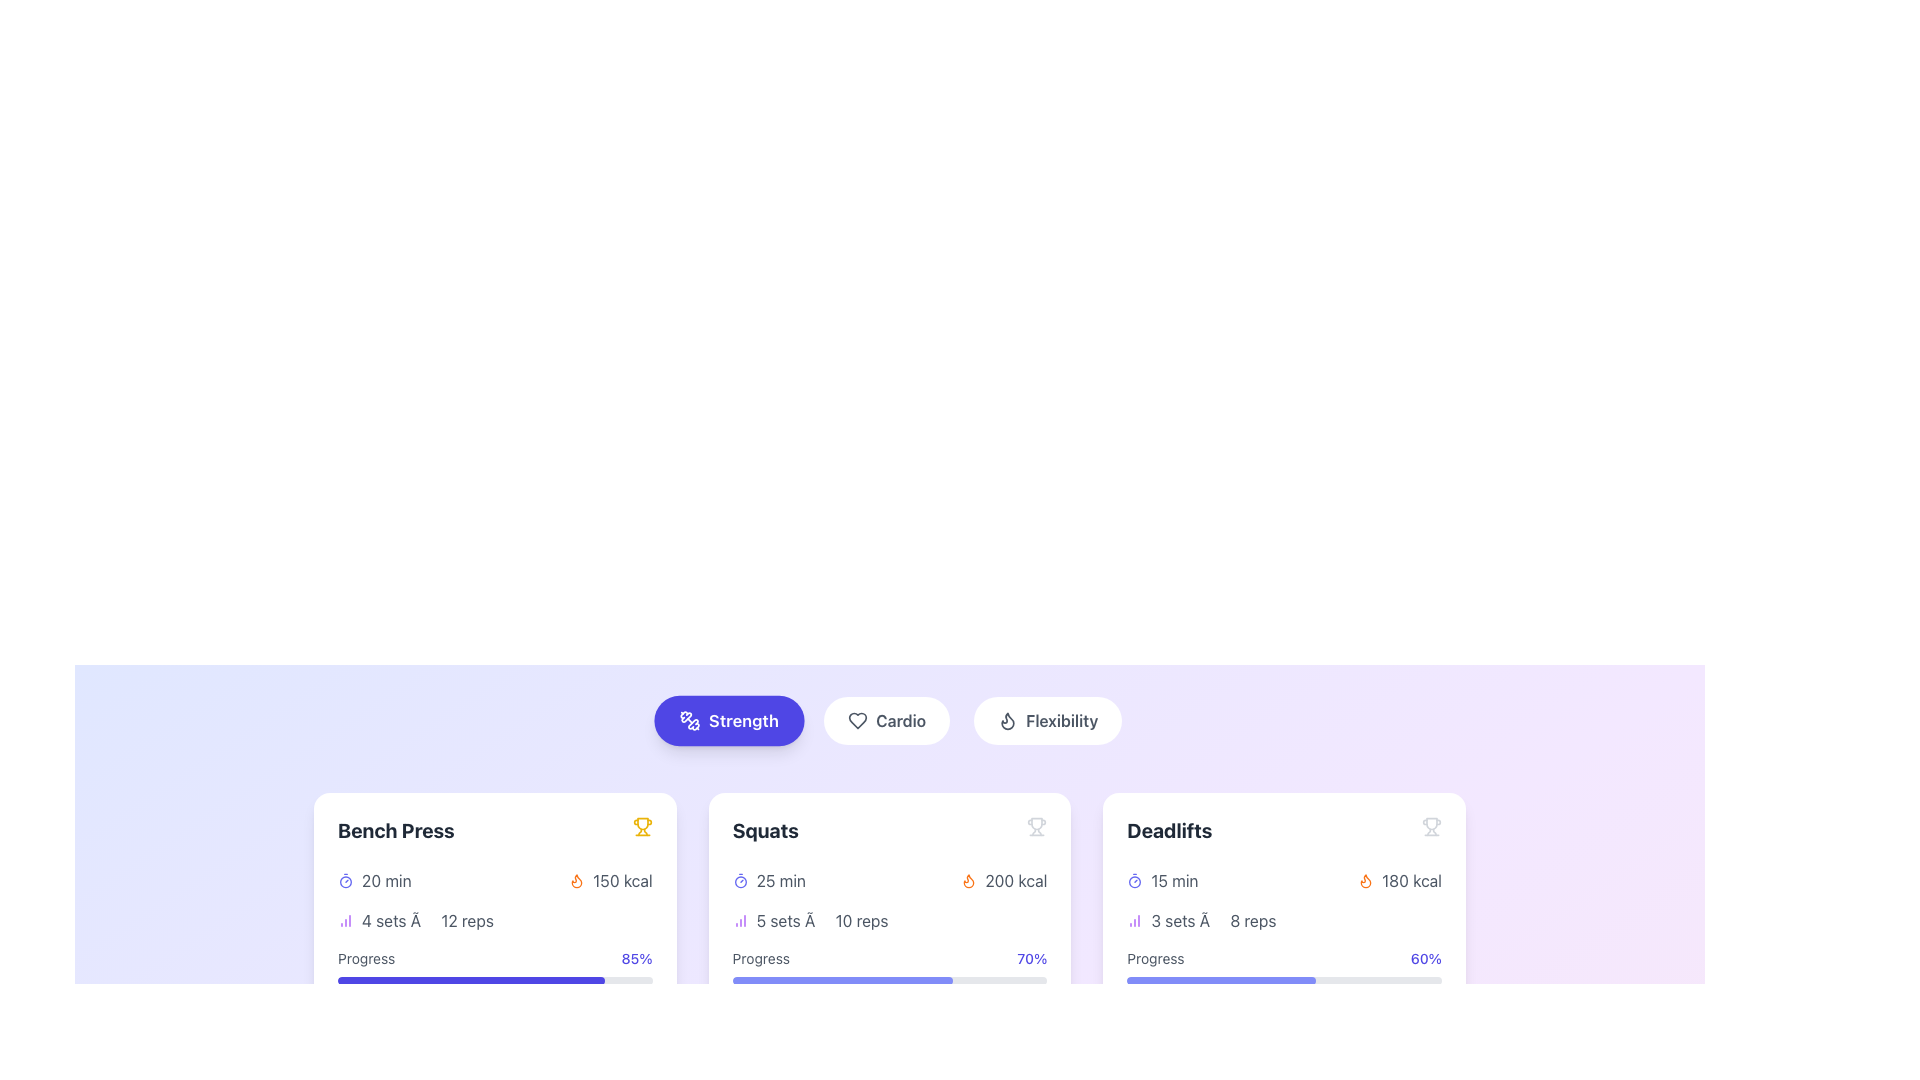 This screenshot has height=1080, width=1920. What do you see at coordinates (642, 824) in the screenshot?
I see `the trophy icon representing achievement at the top-right corner of the 'Bench Press' card` at bounding box center [642, 824].